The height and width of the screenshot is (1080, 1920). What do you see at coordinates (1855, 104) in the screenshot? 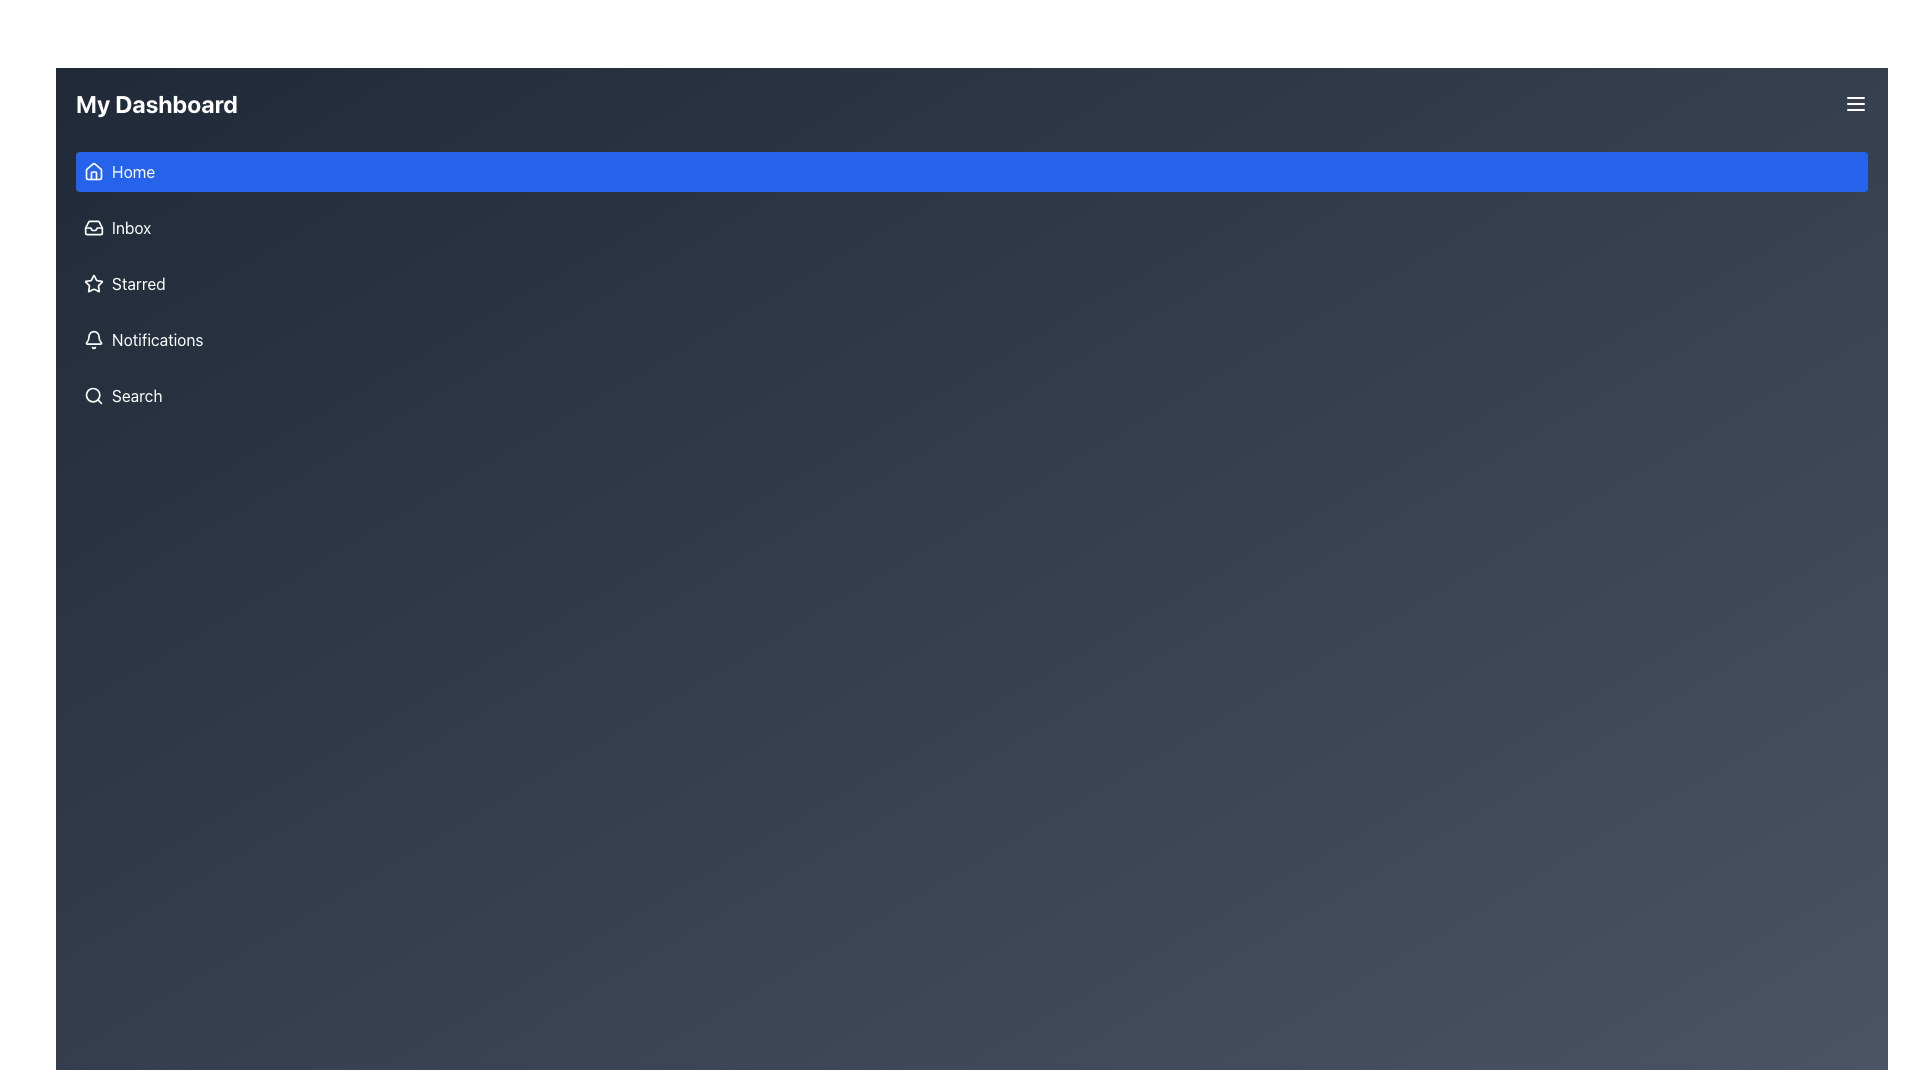
I see `the menu toggle button located at the top-right corner of 'My Dashboard'` at bounding box center [1855, 104].